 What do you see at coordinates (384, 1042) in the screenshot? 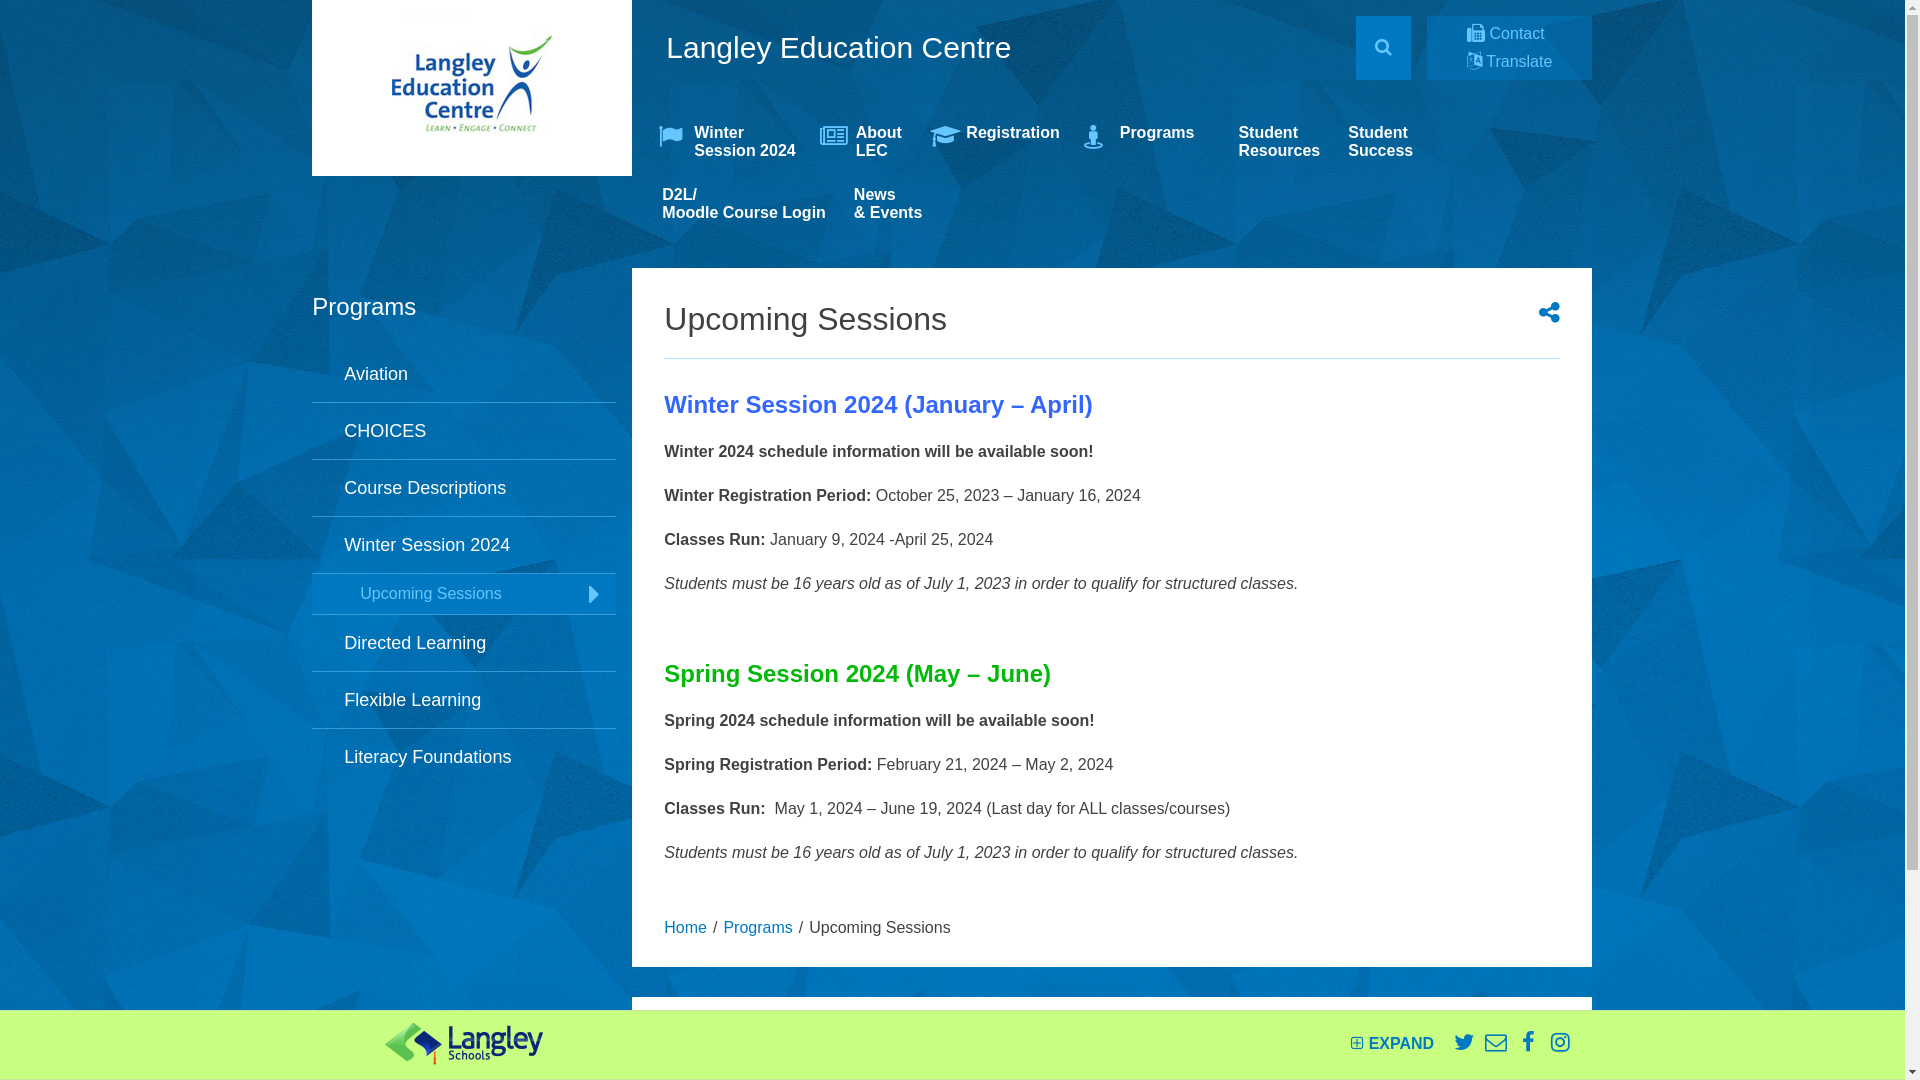
I see `'SD35, Langley School District'` at bounding box center [384, 1042].